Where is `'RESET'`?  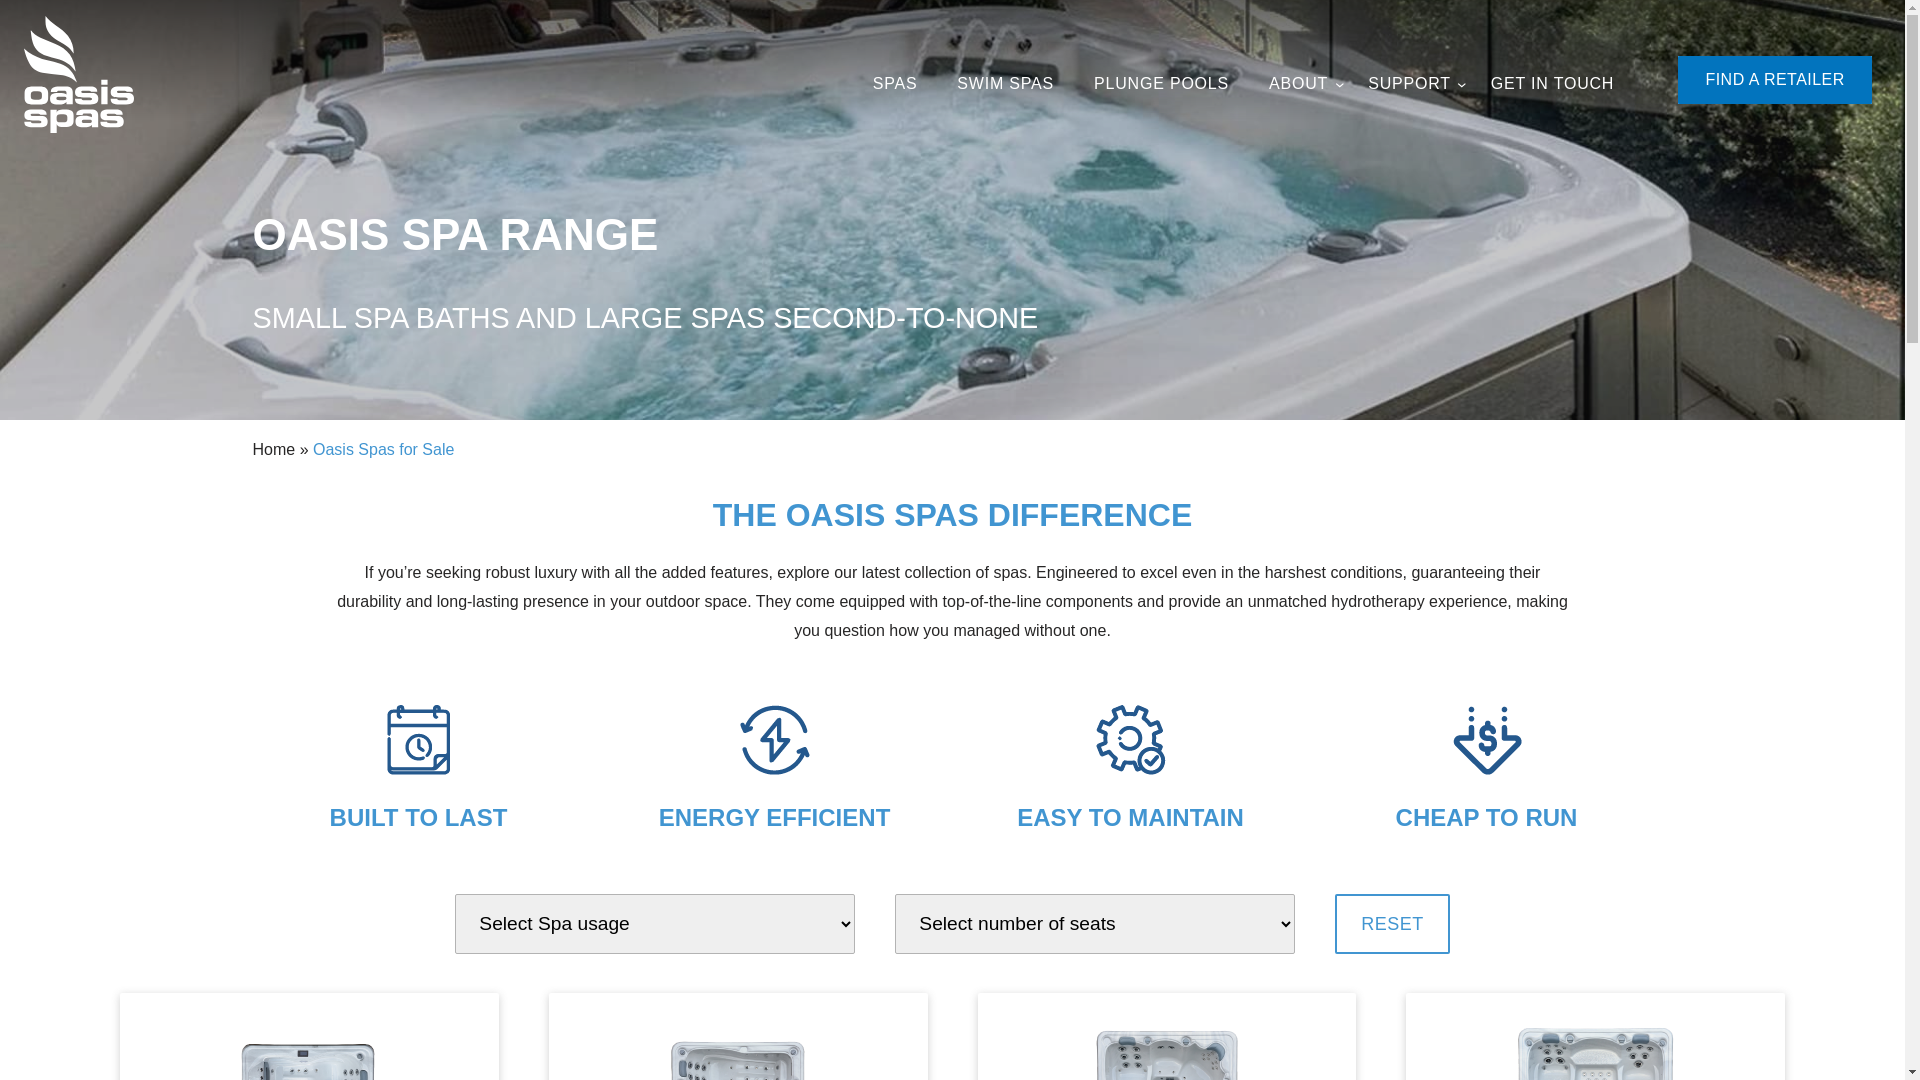 'RESET' is located at coordinates (1334, 924).